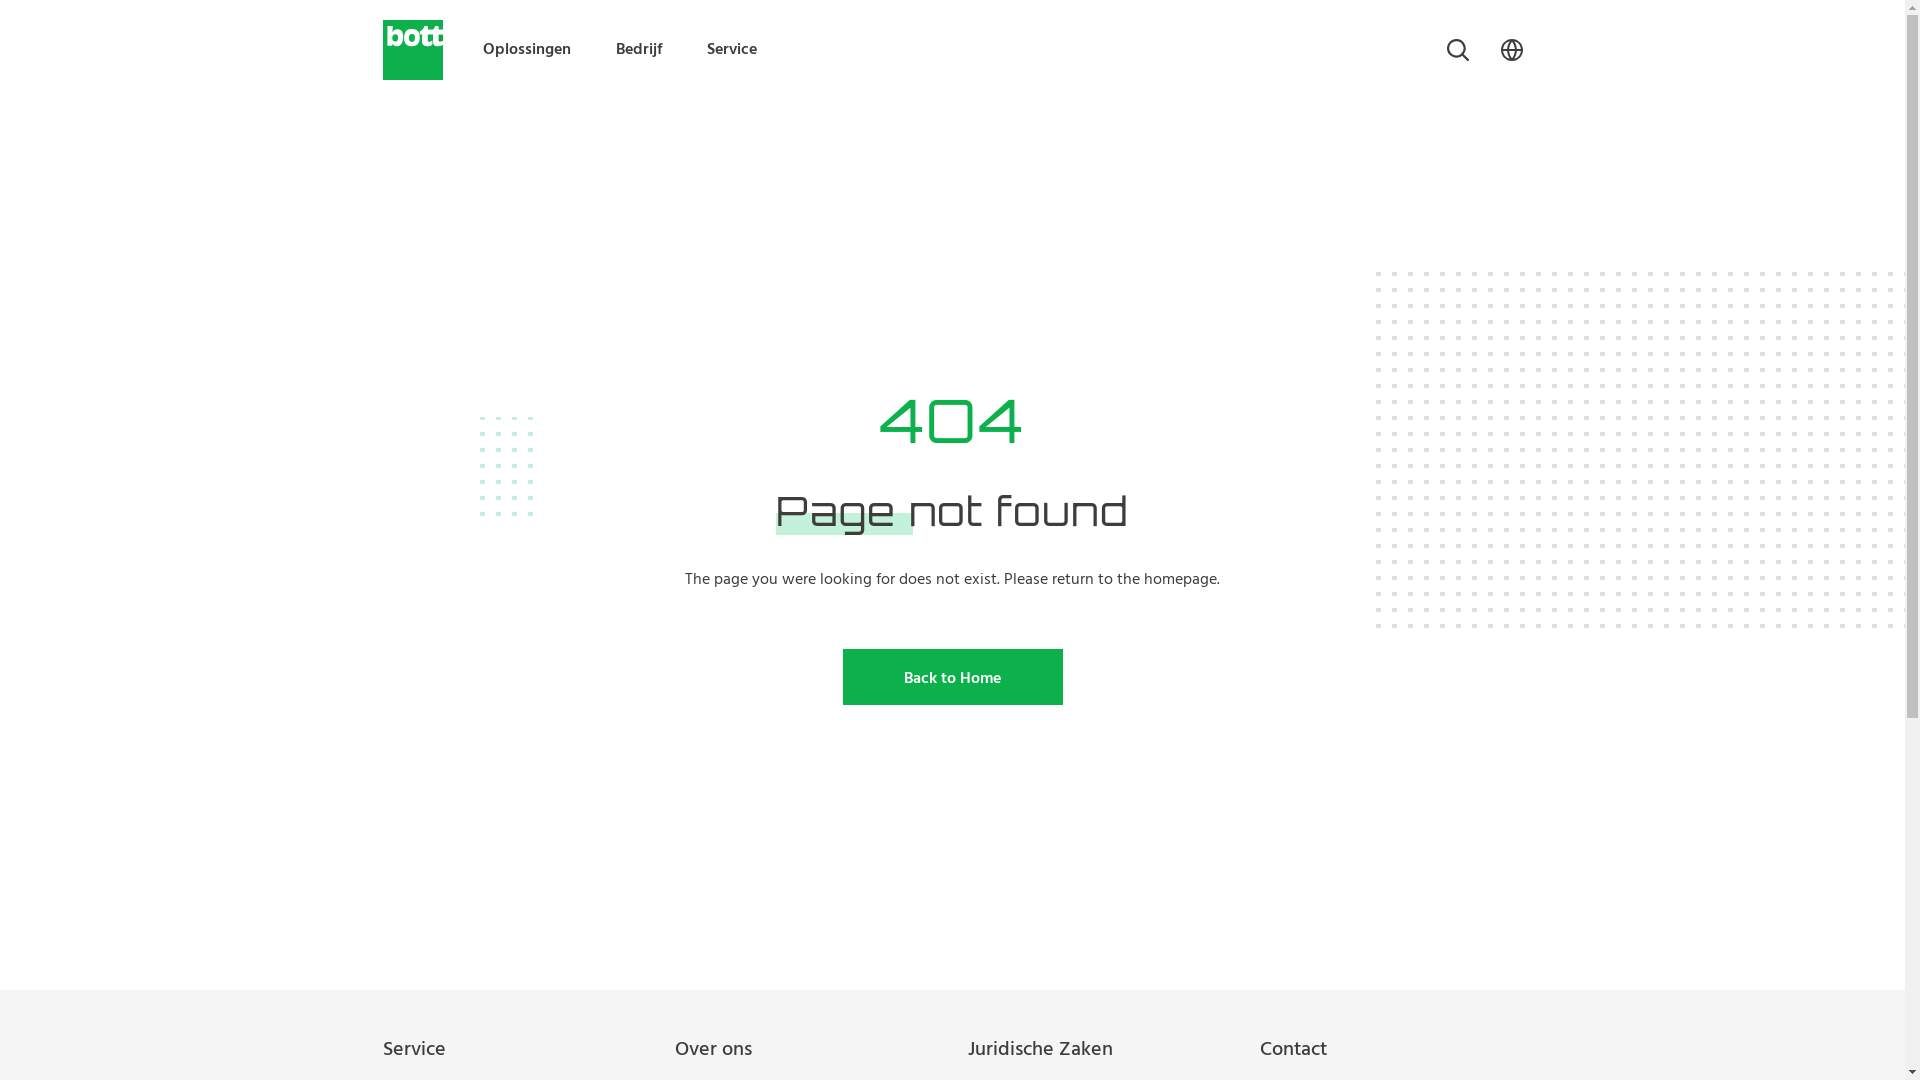 The width and height of the screenshot is (1920, 1080). I want to click on 'Back to Home', so click(950, 676).